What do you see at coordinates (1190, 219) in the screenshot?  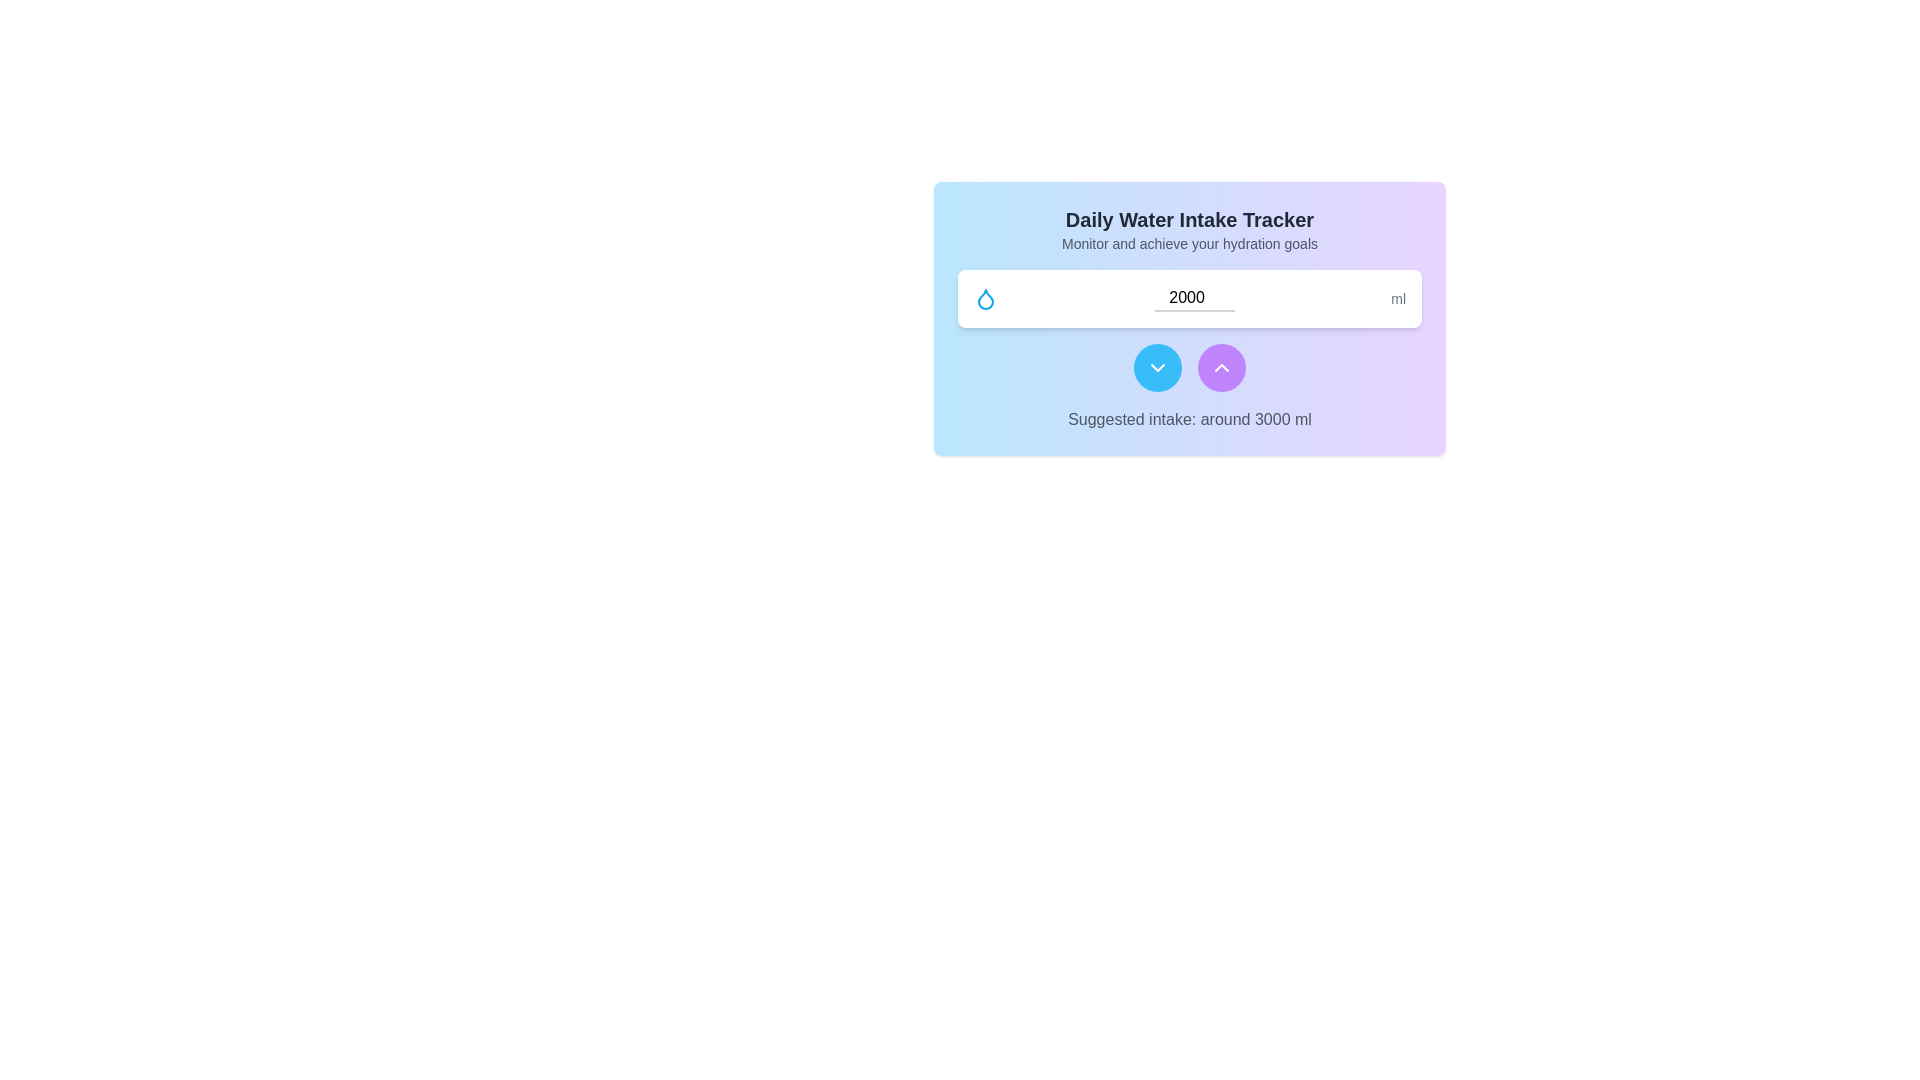 I see `header text indicating the purpose of the section related to tracking daily water intake, which is centrally aligned above the descriptive text` at bounding box center [1190, 219].